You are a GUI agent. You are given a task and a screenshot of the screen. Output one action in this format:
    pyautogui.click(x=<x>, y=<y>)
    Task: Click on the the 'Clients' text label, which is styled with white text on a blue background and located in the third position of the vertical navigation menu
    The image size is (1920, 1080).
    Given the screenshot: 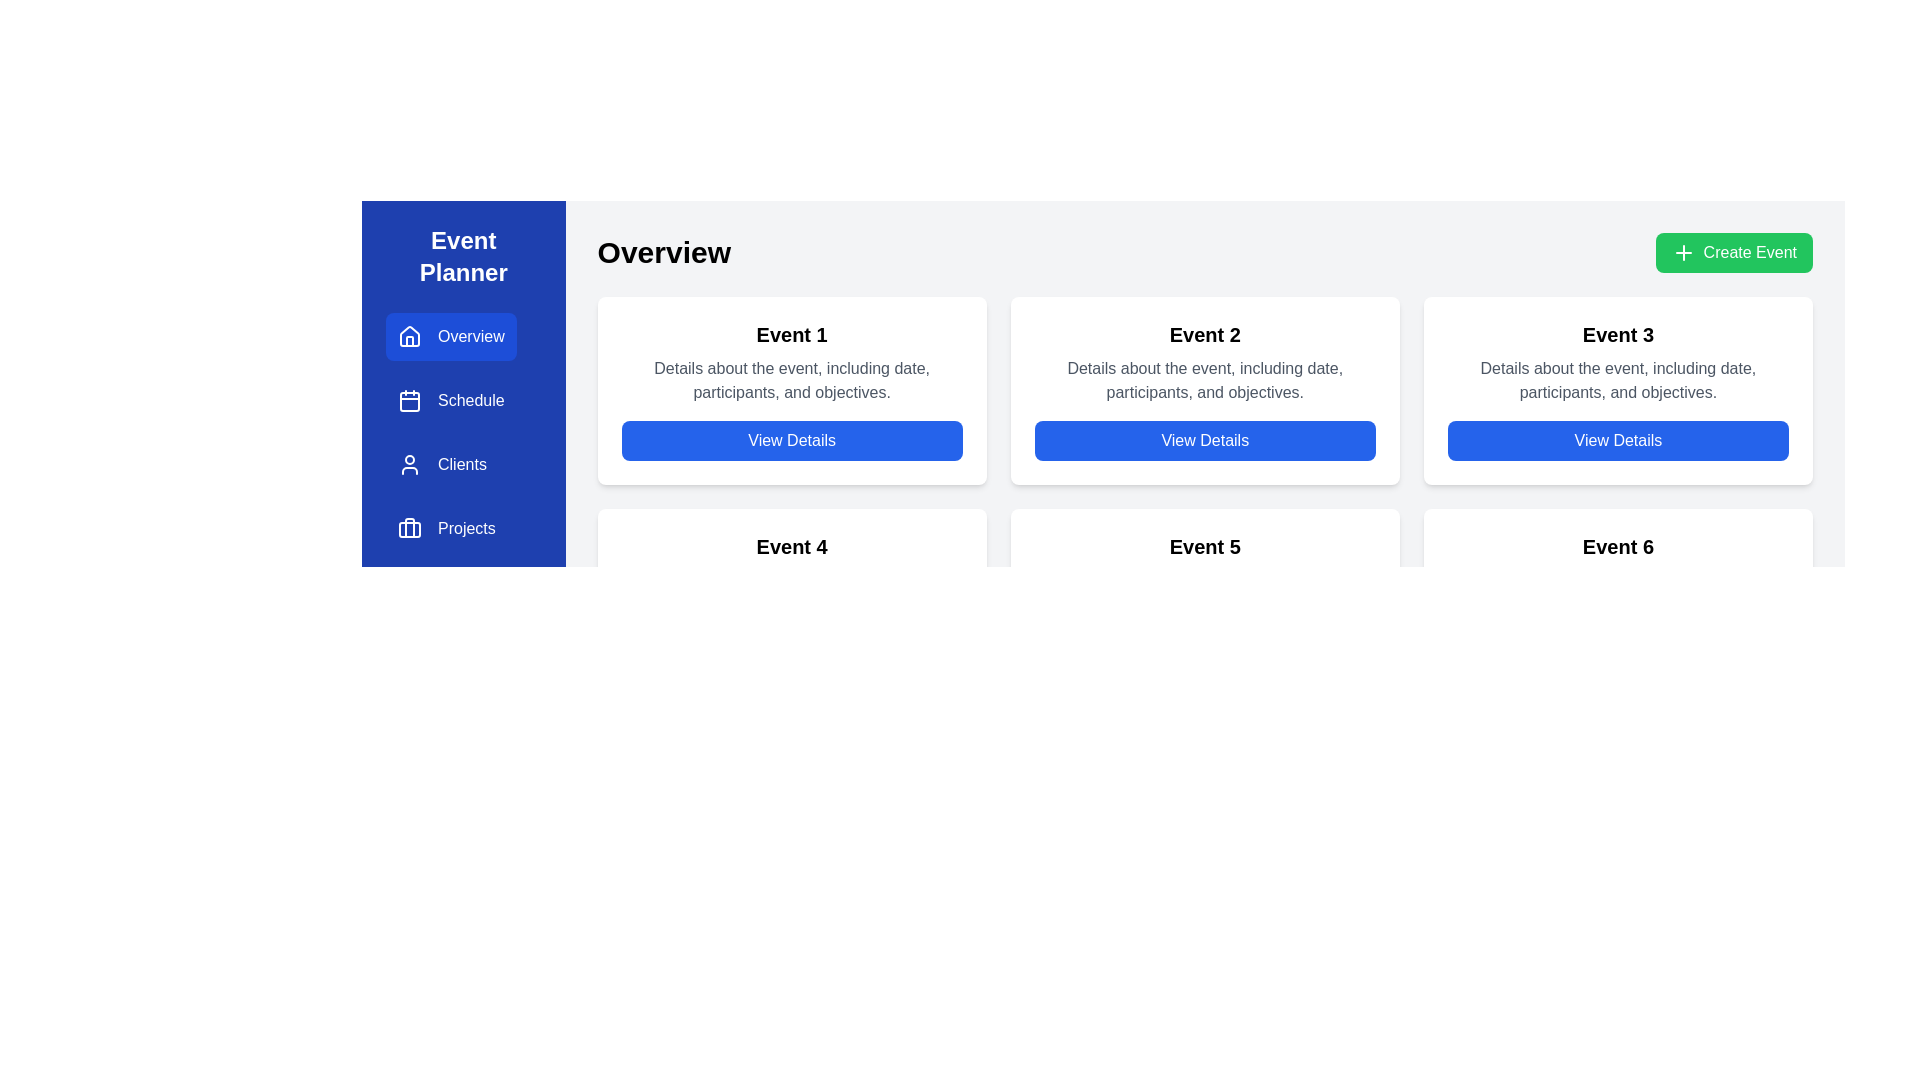 What is the action you would take?
    pyautogui.click(x=461, y=465)
    